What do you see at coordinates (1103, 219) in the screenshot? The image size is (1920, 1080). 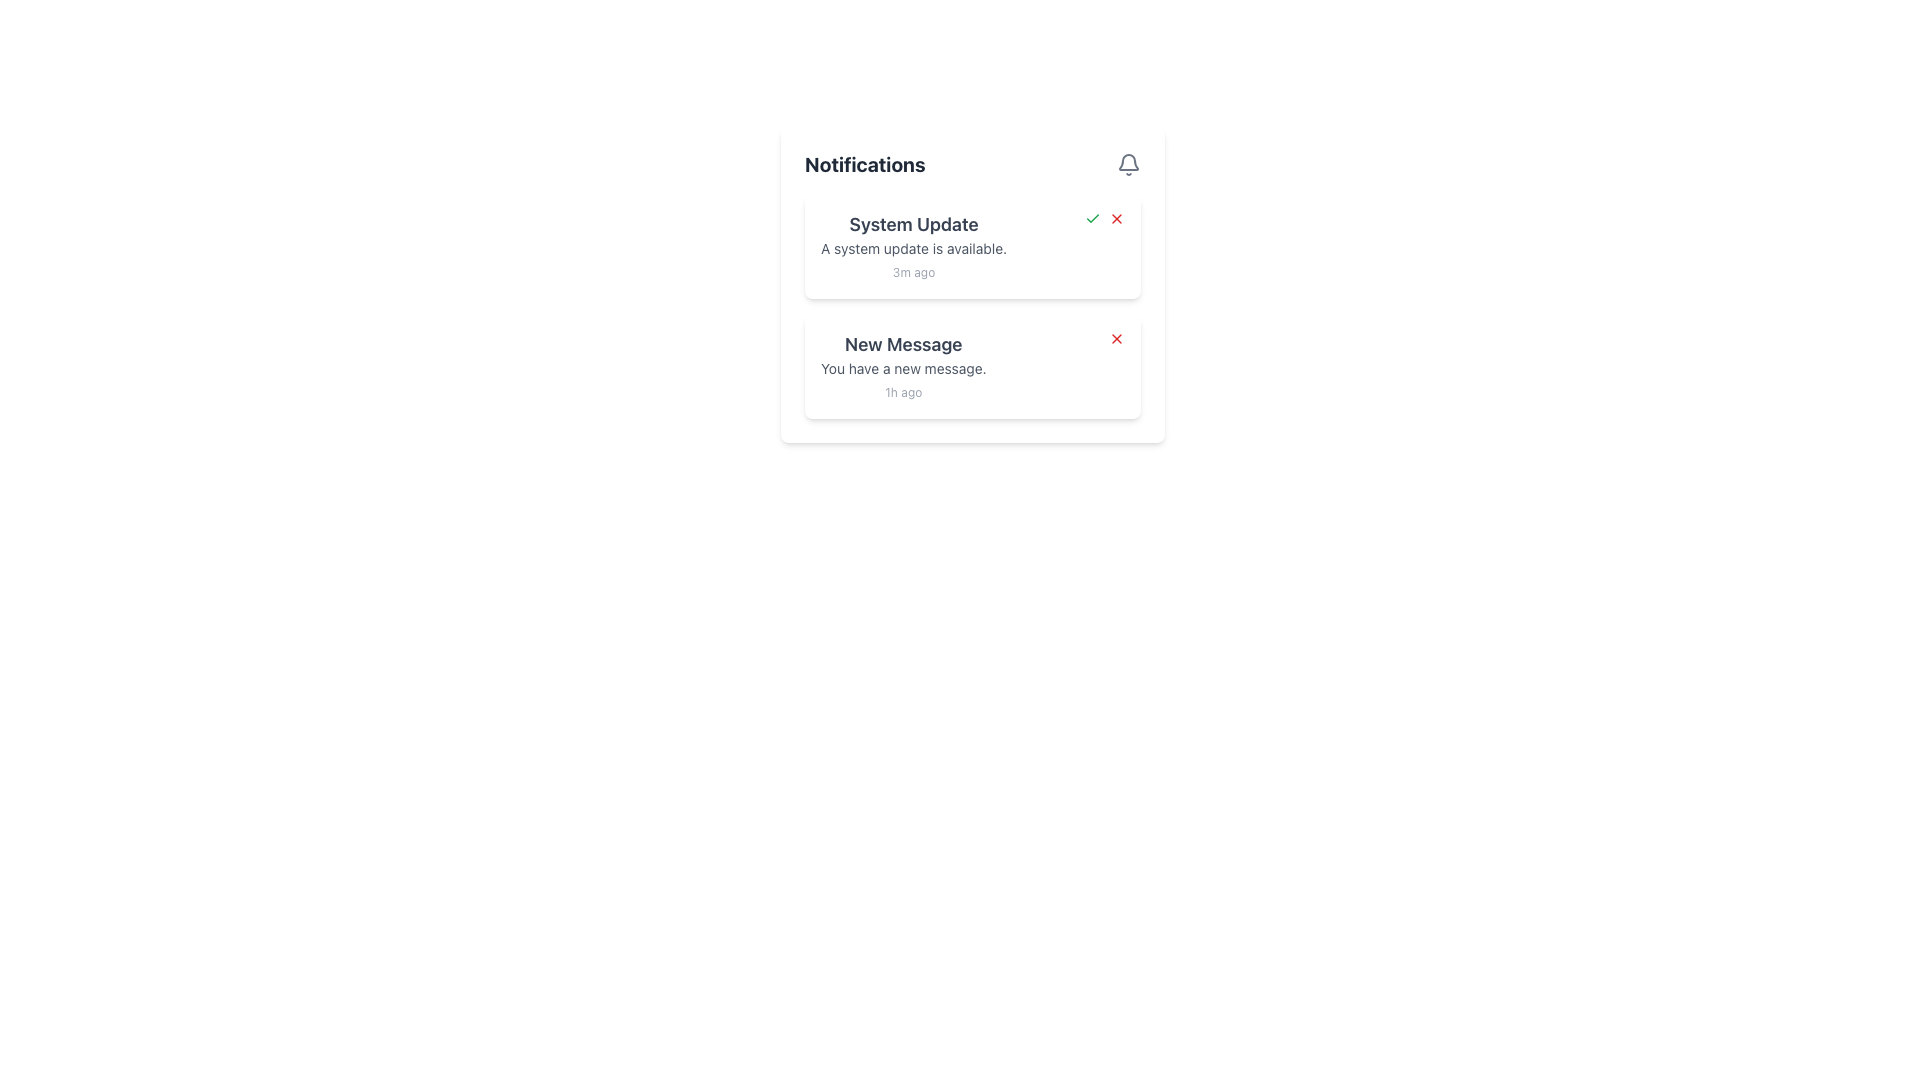 I see `the checkmark icon in the 'System Update' card, which signifies acceptance or approval` at bounding box center [1103, 219].